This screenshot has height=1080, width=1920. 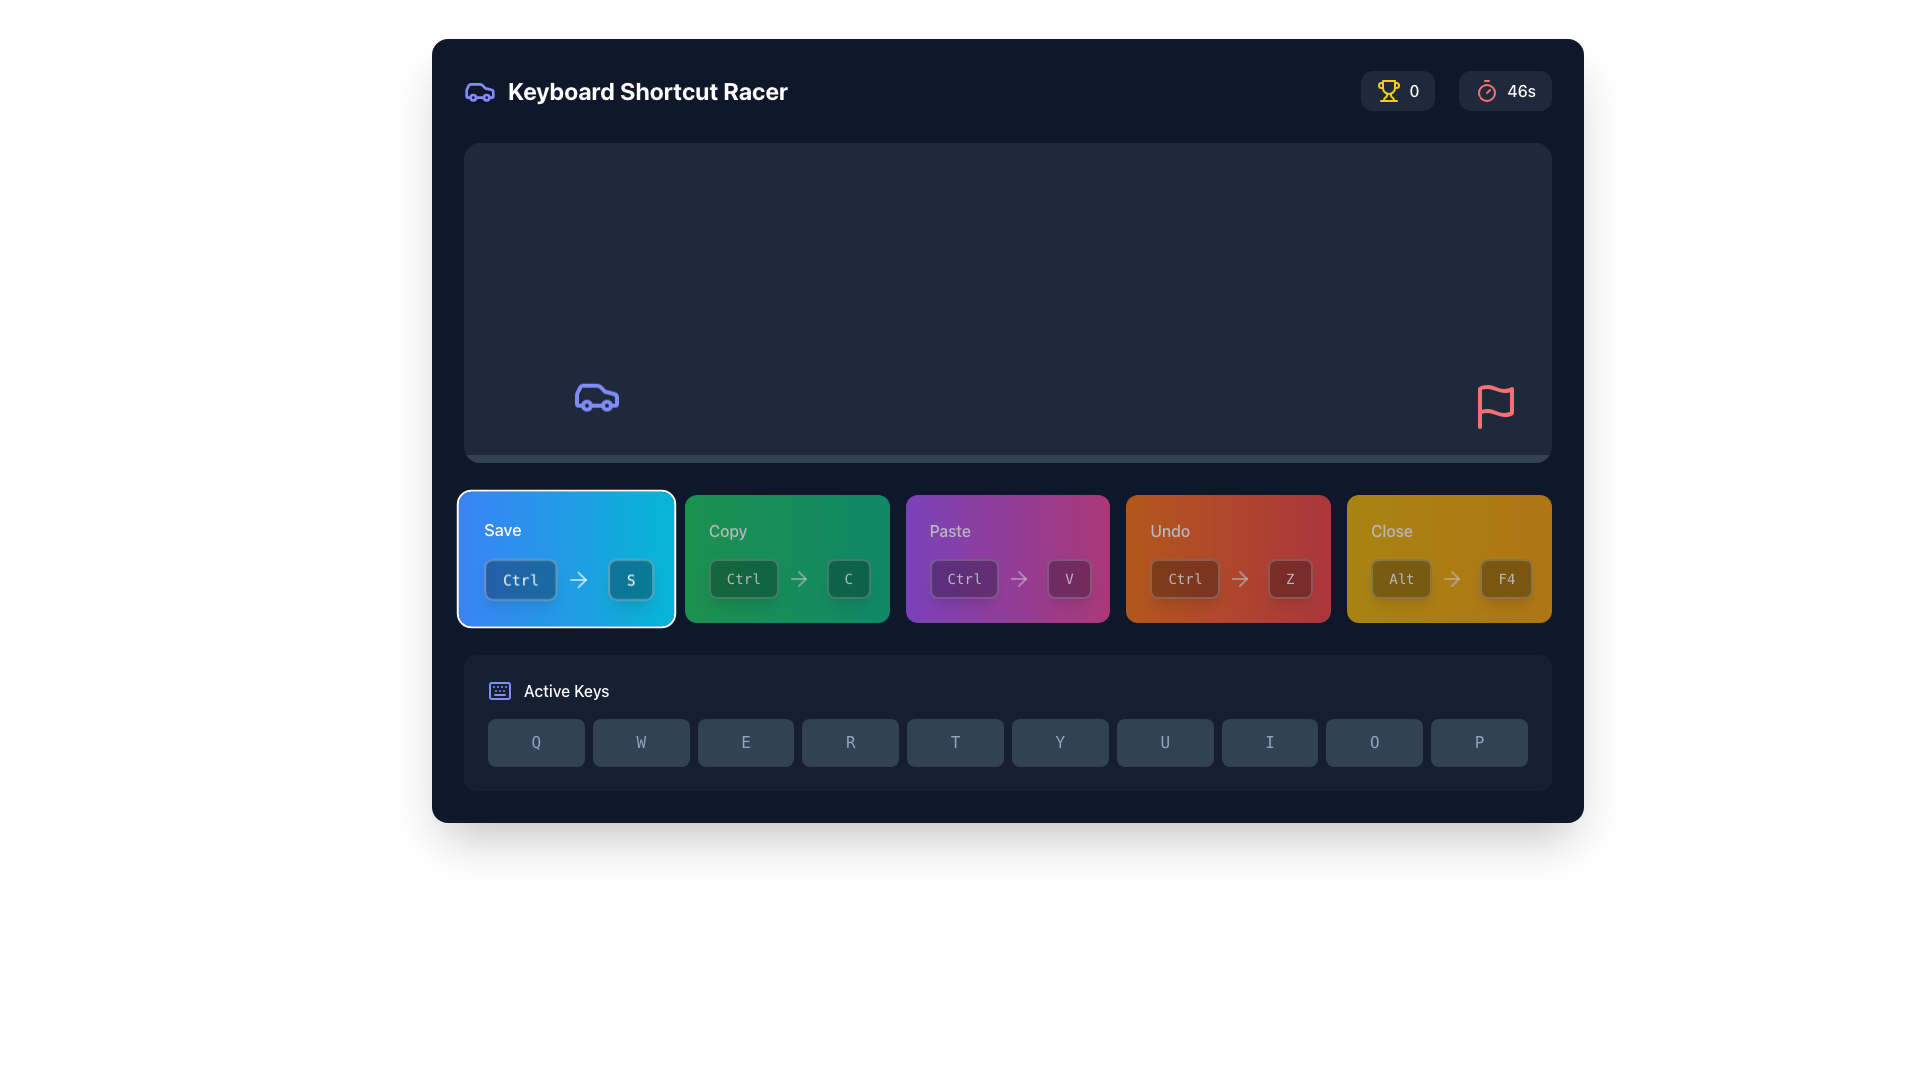 What do you see at coordinates (1505, 91) in the screenshot?
I see `the Timer Display located in the top-right corner of the interface to reset or pause it` at bounding box center [1505, 91].